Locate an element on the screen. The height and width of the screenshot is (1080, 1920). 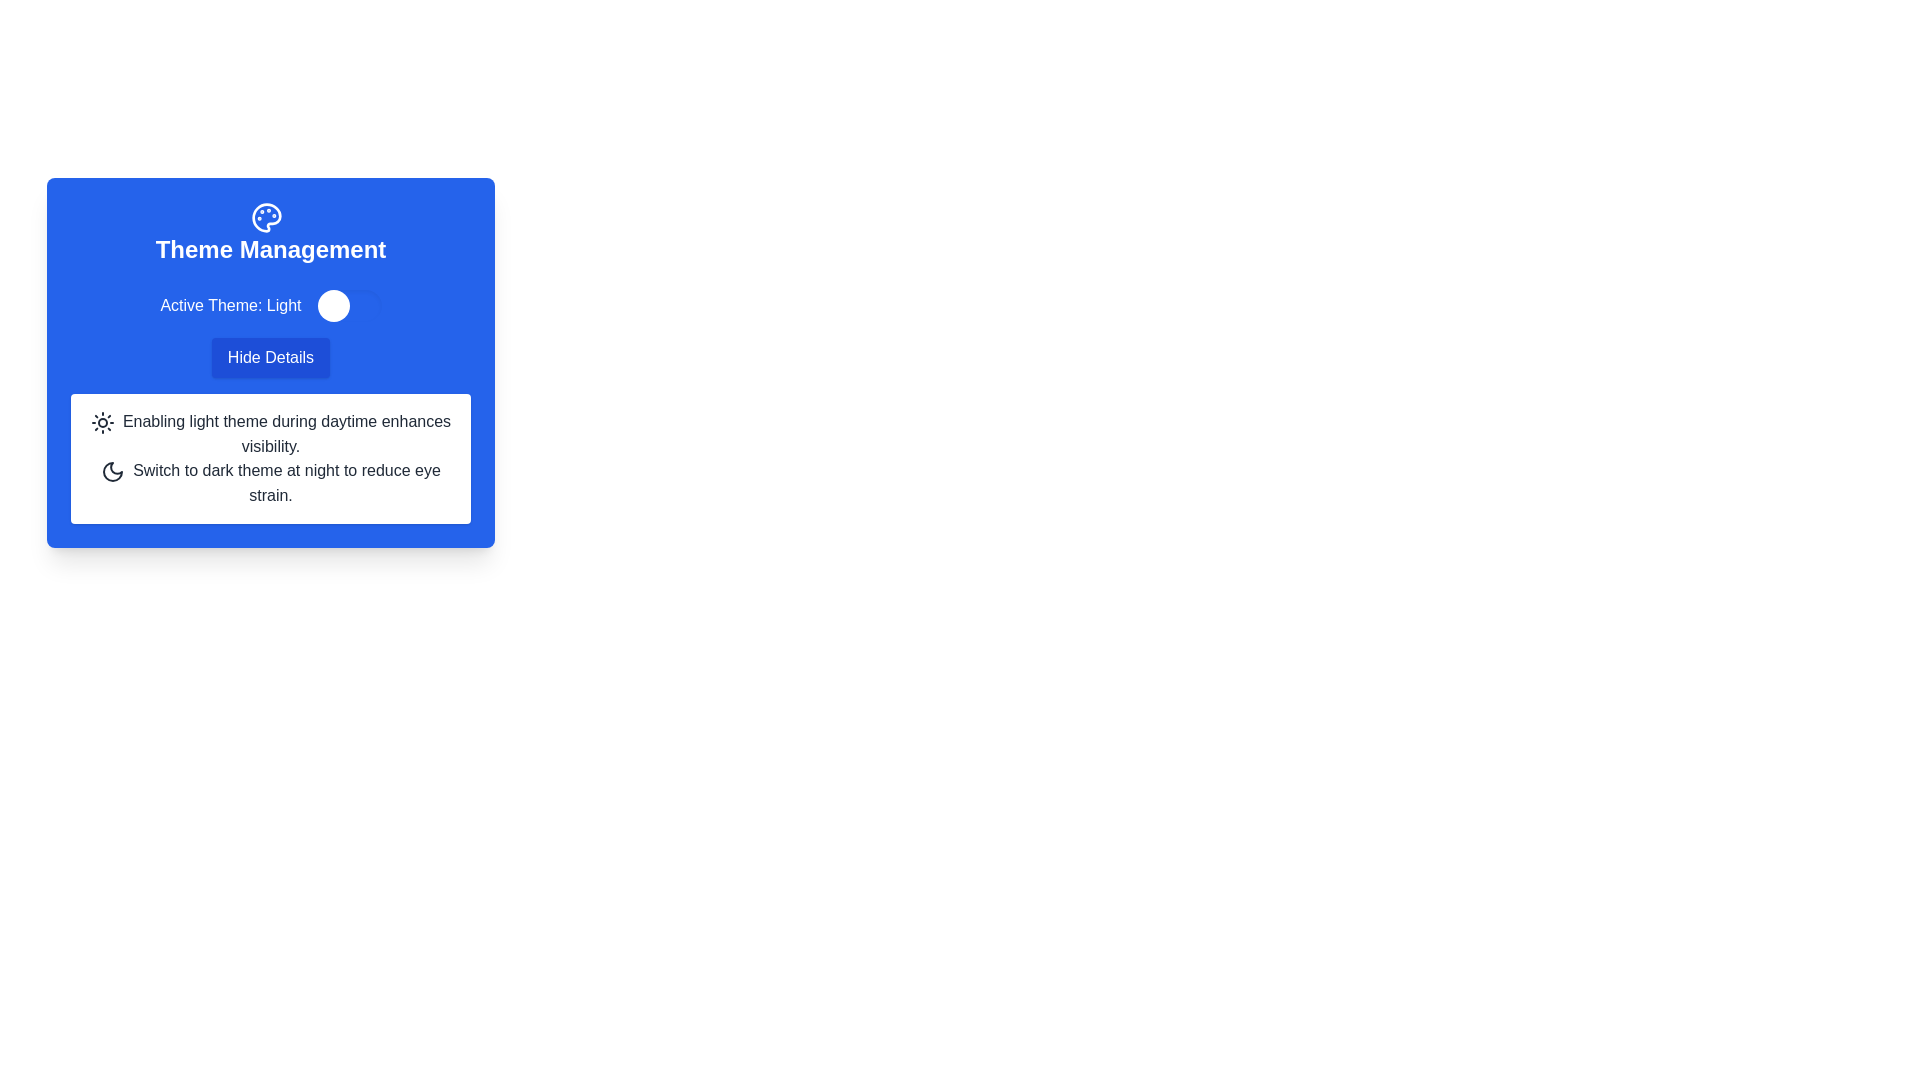
the white circular handle of the toggle switch located is located at coordinates (349, 305).